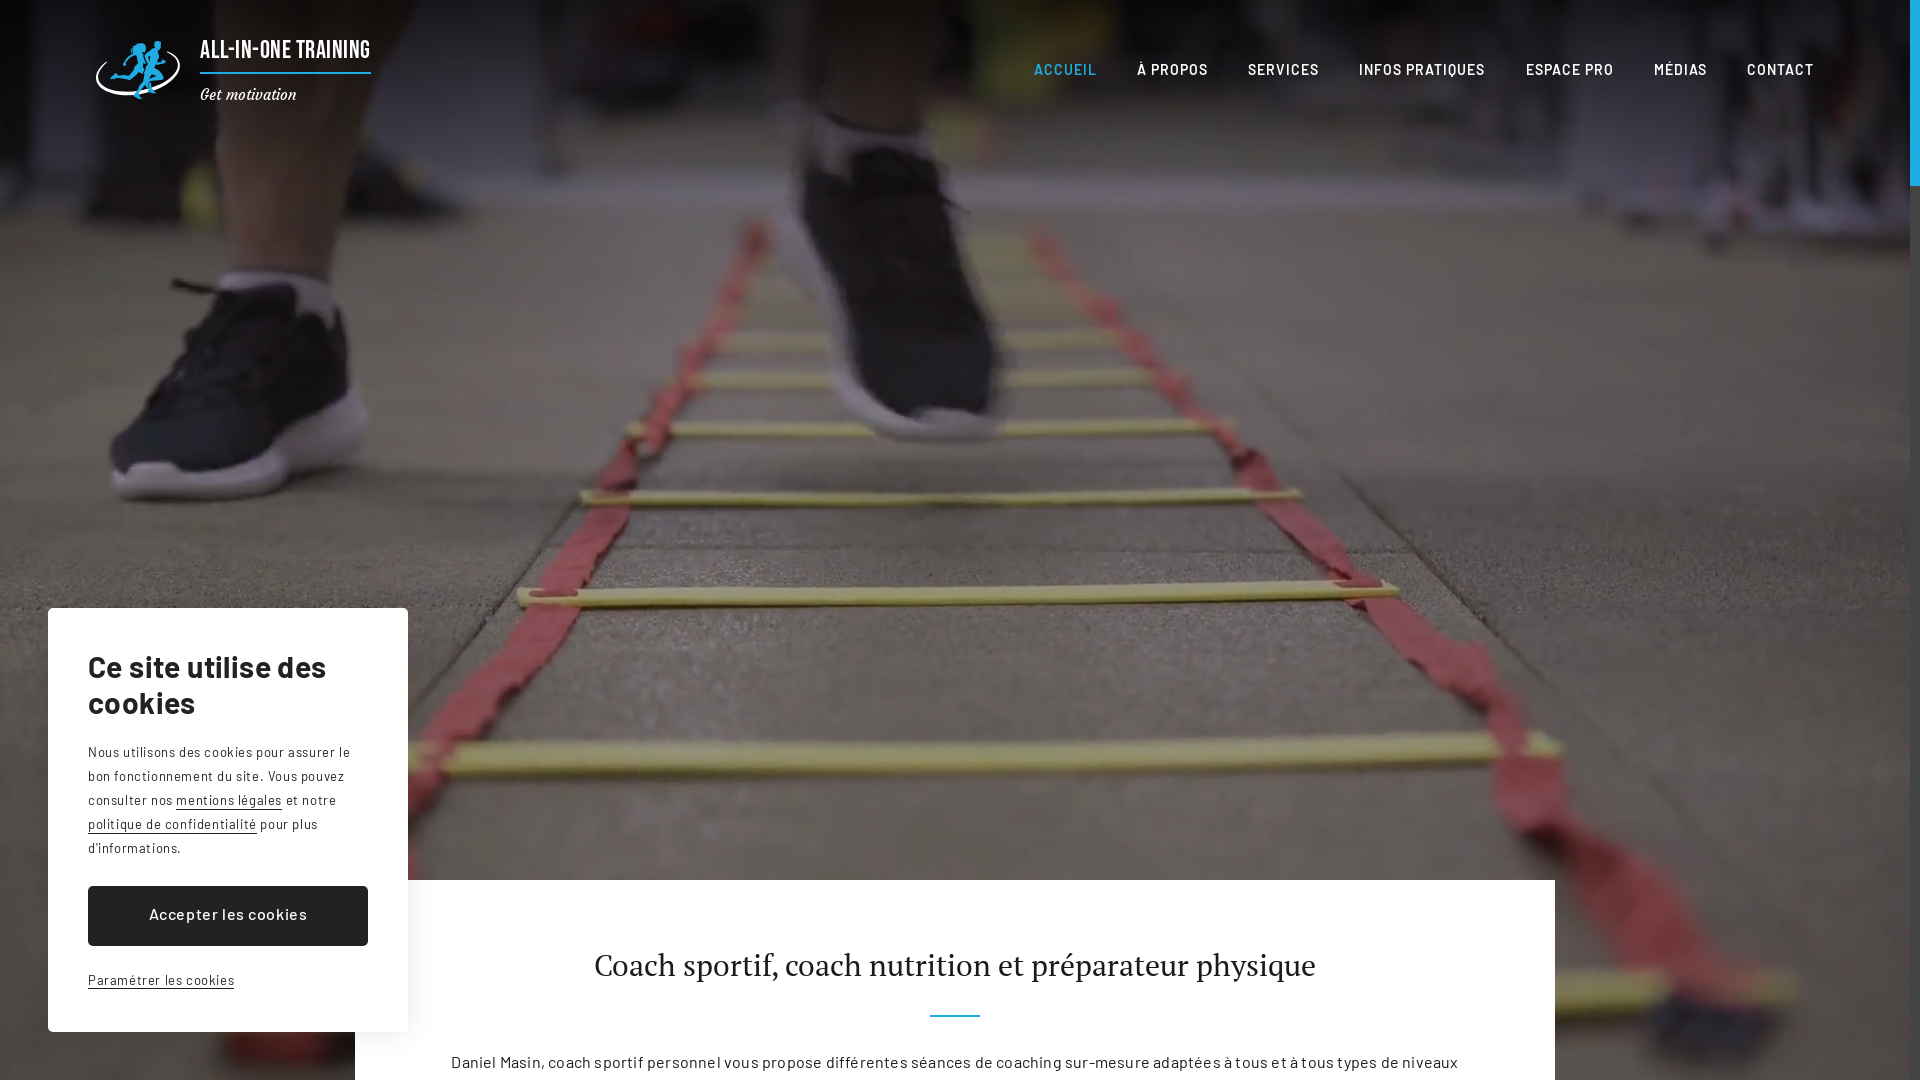 Image resolution: width=1920 pixels, height=1080 pixels. Describe the element at coordinates (1064, 68) in the screenshot. I see `'ACCUEIL'` at that location.